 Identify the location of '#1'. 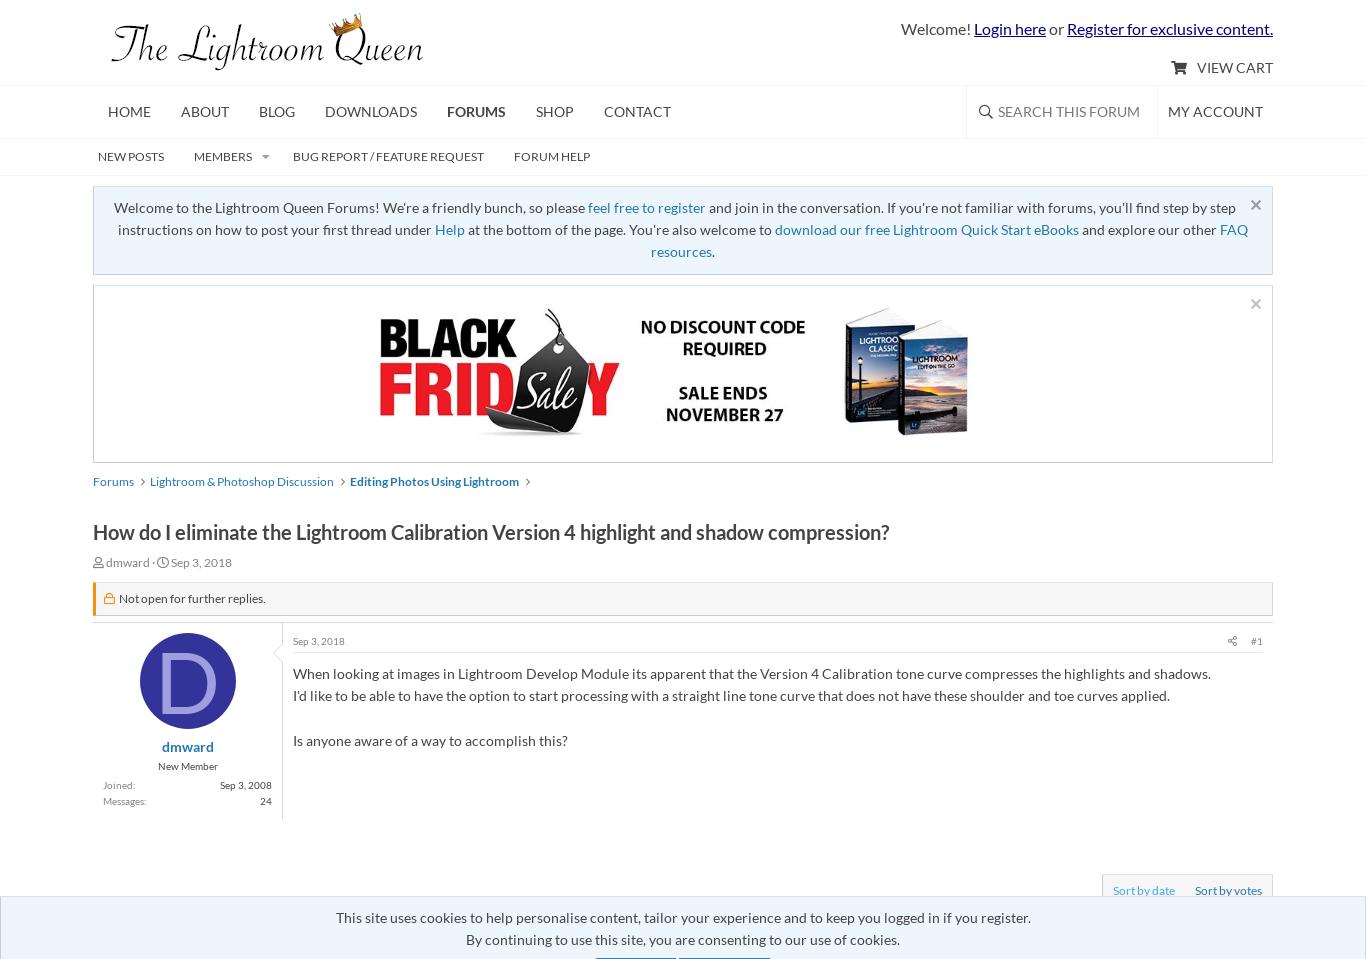
(1250, 640).